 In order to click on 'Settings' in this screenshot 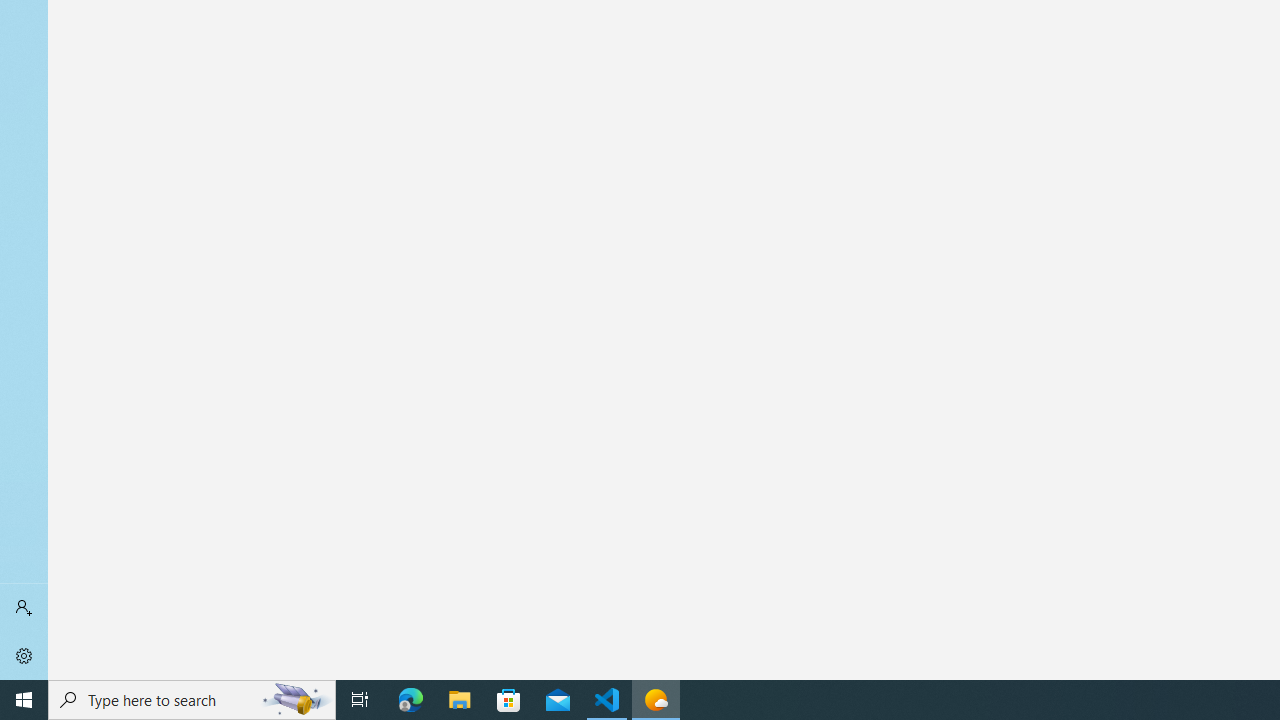, I will do `click(24, 655)`.